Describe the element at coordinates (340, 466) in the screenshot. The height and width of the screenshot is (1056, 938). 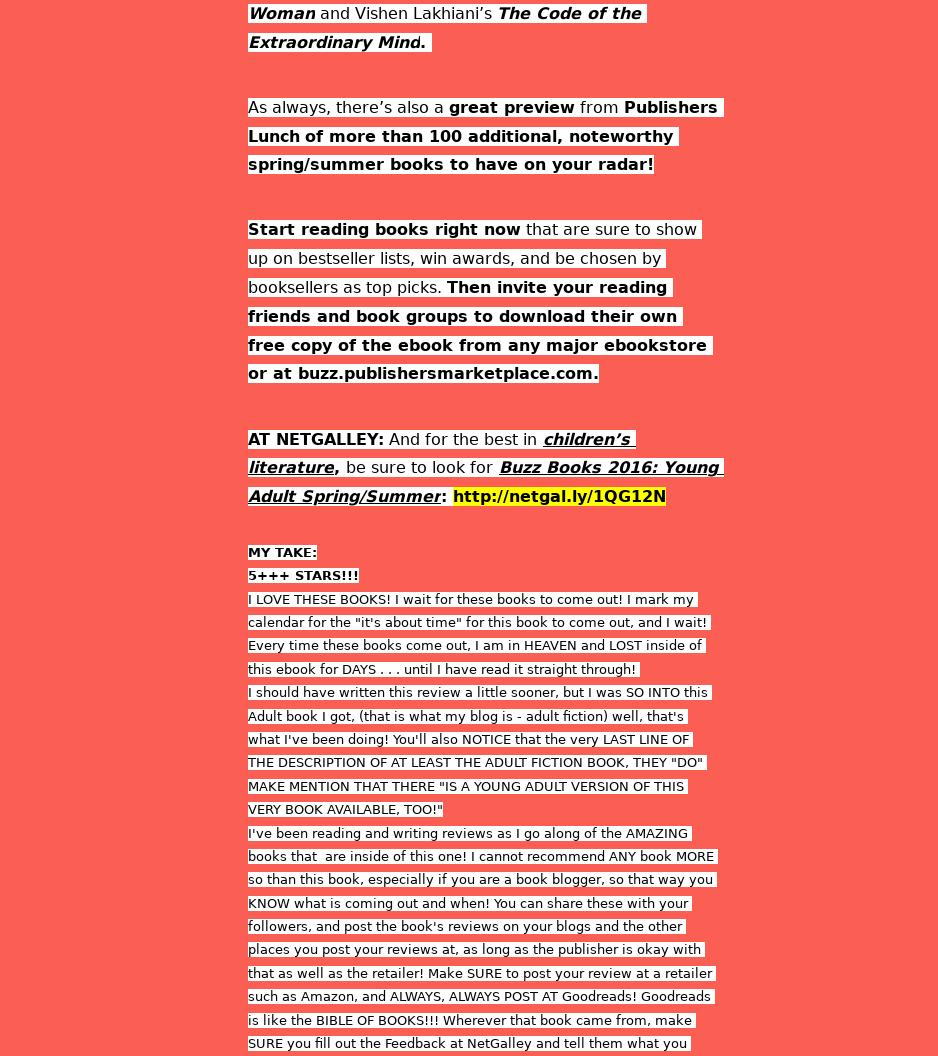
I see `','` at that location.